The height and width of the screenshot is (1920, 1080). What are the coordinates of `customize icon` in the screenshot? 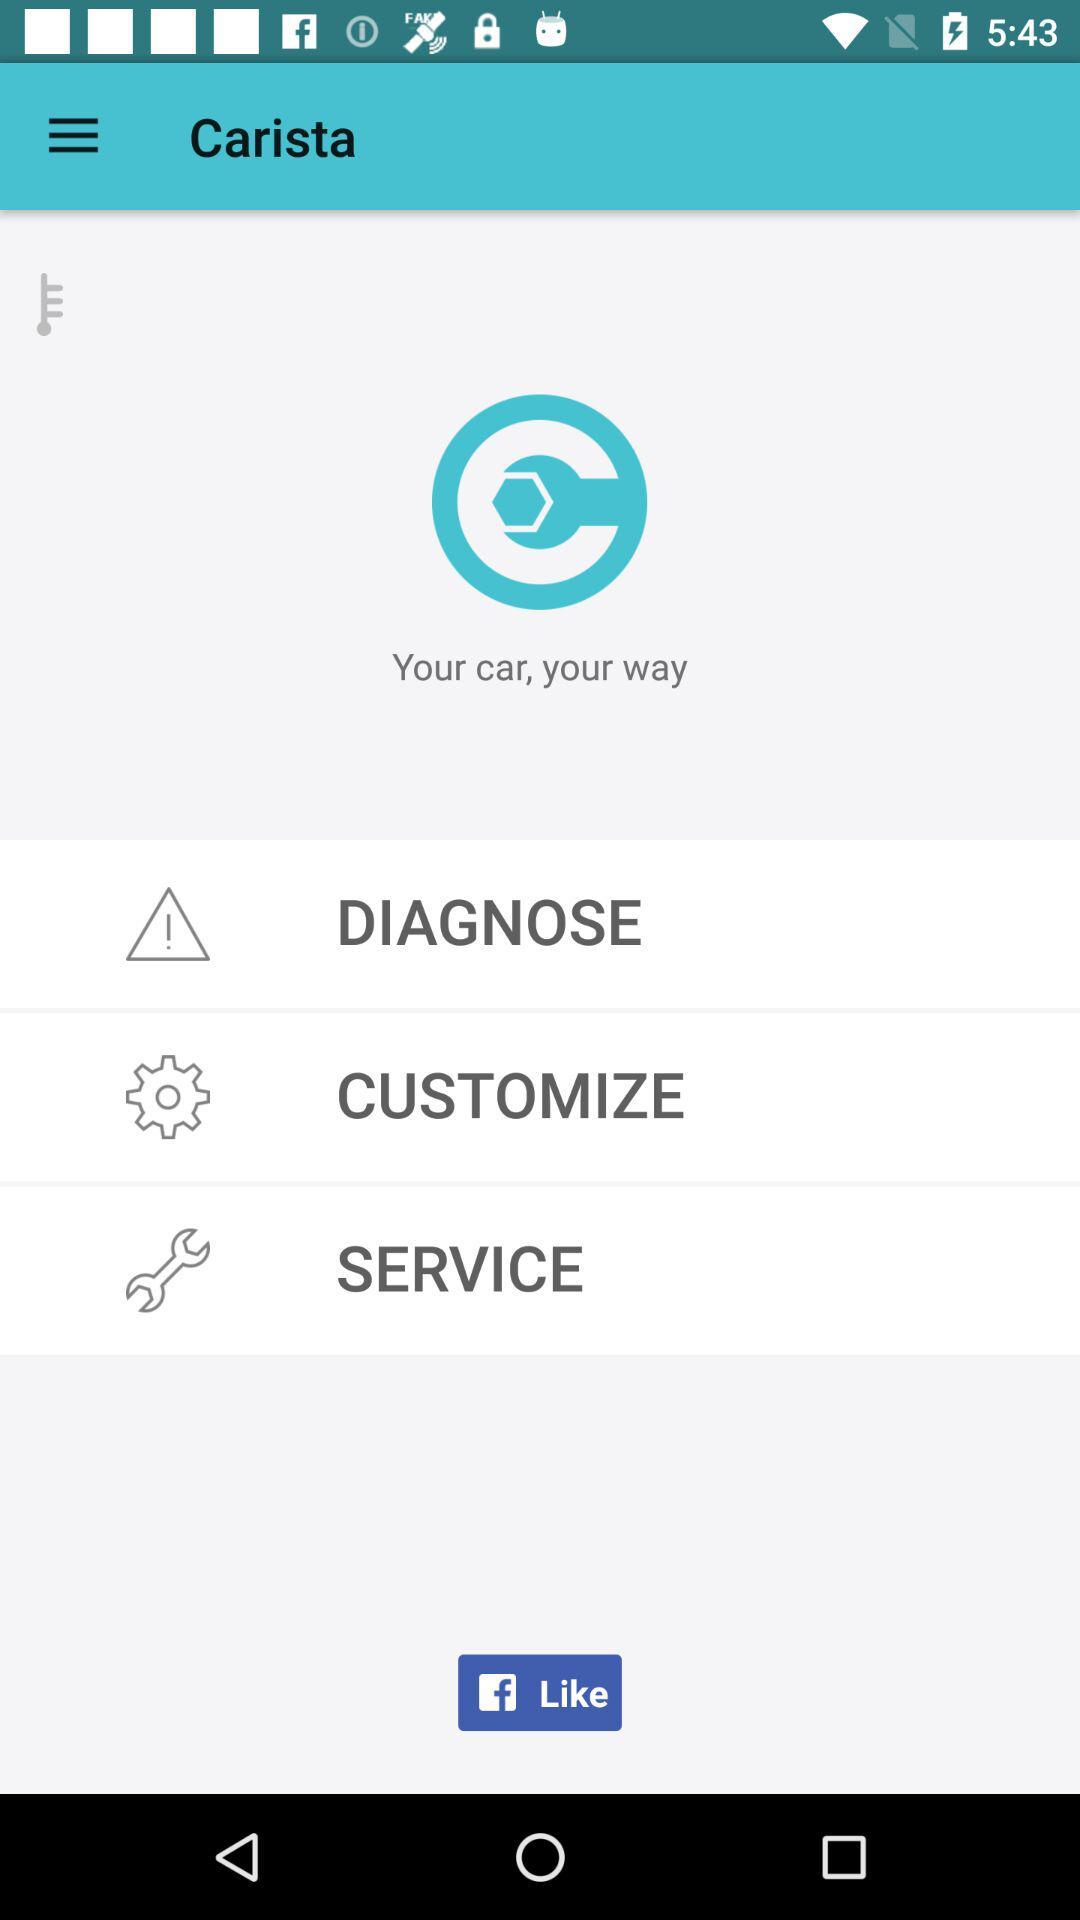 It's located at (540, 1096).